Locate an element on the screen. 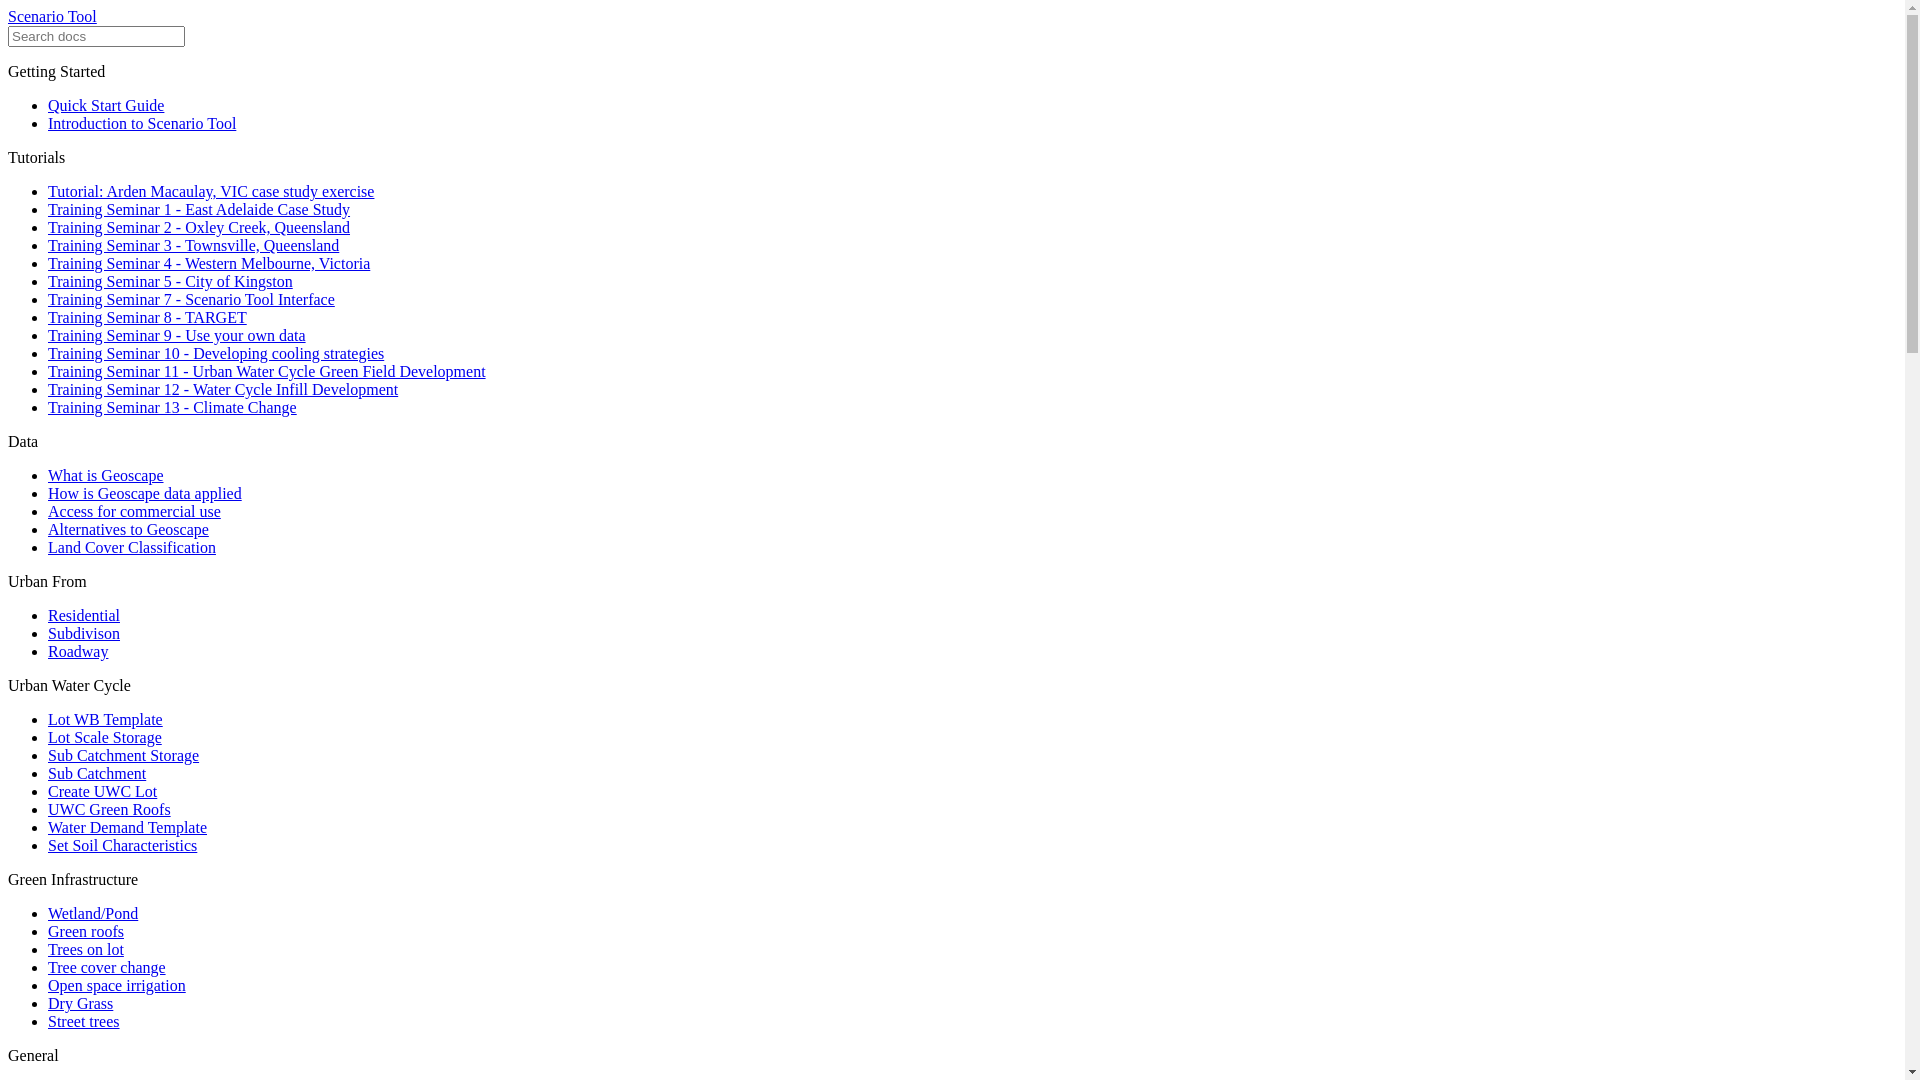  'Wetland/Pond' is located at coordinates (91, 913).